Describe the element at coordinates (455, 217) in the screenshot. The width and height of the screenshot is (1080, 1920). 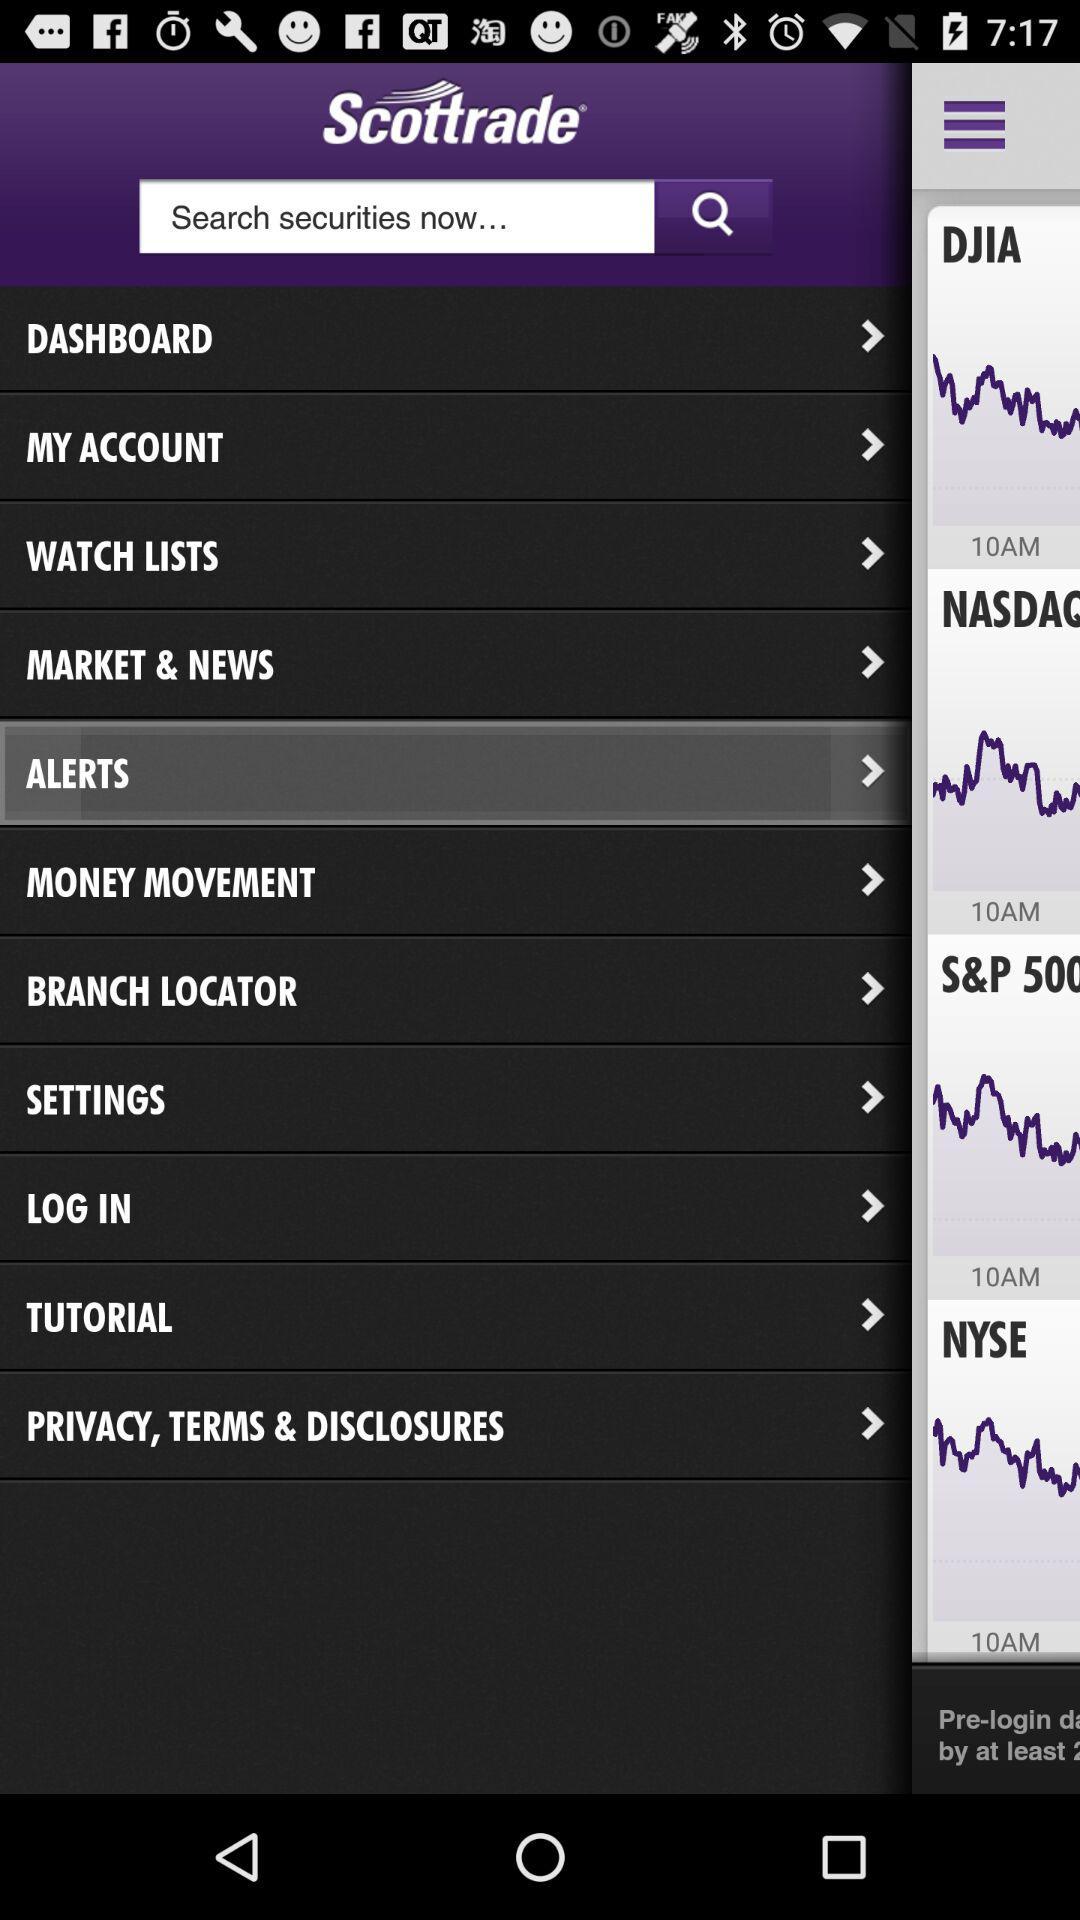
I see `search for securities text field` at that location.